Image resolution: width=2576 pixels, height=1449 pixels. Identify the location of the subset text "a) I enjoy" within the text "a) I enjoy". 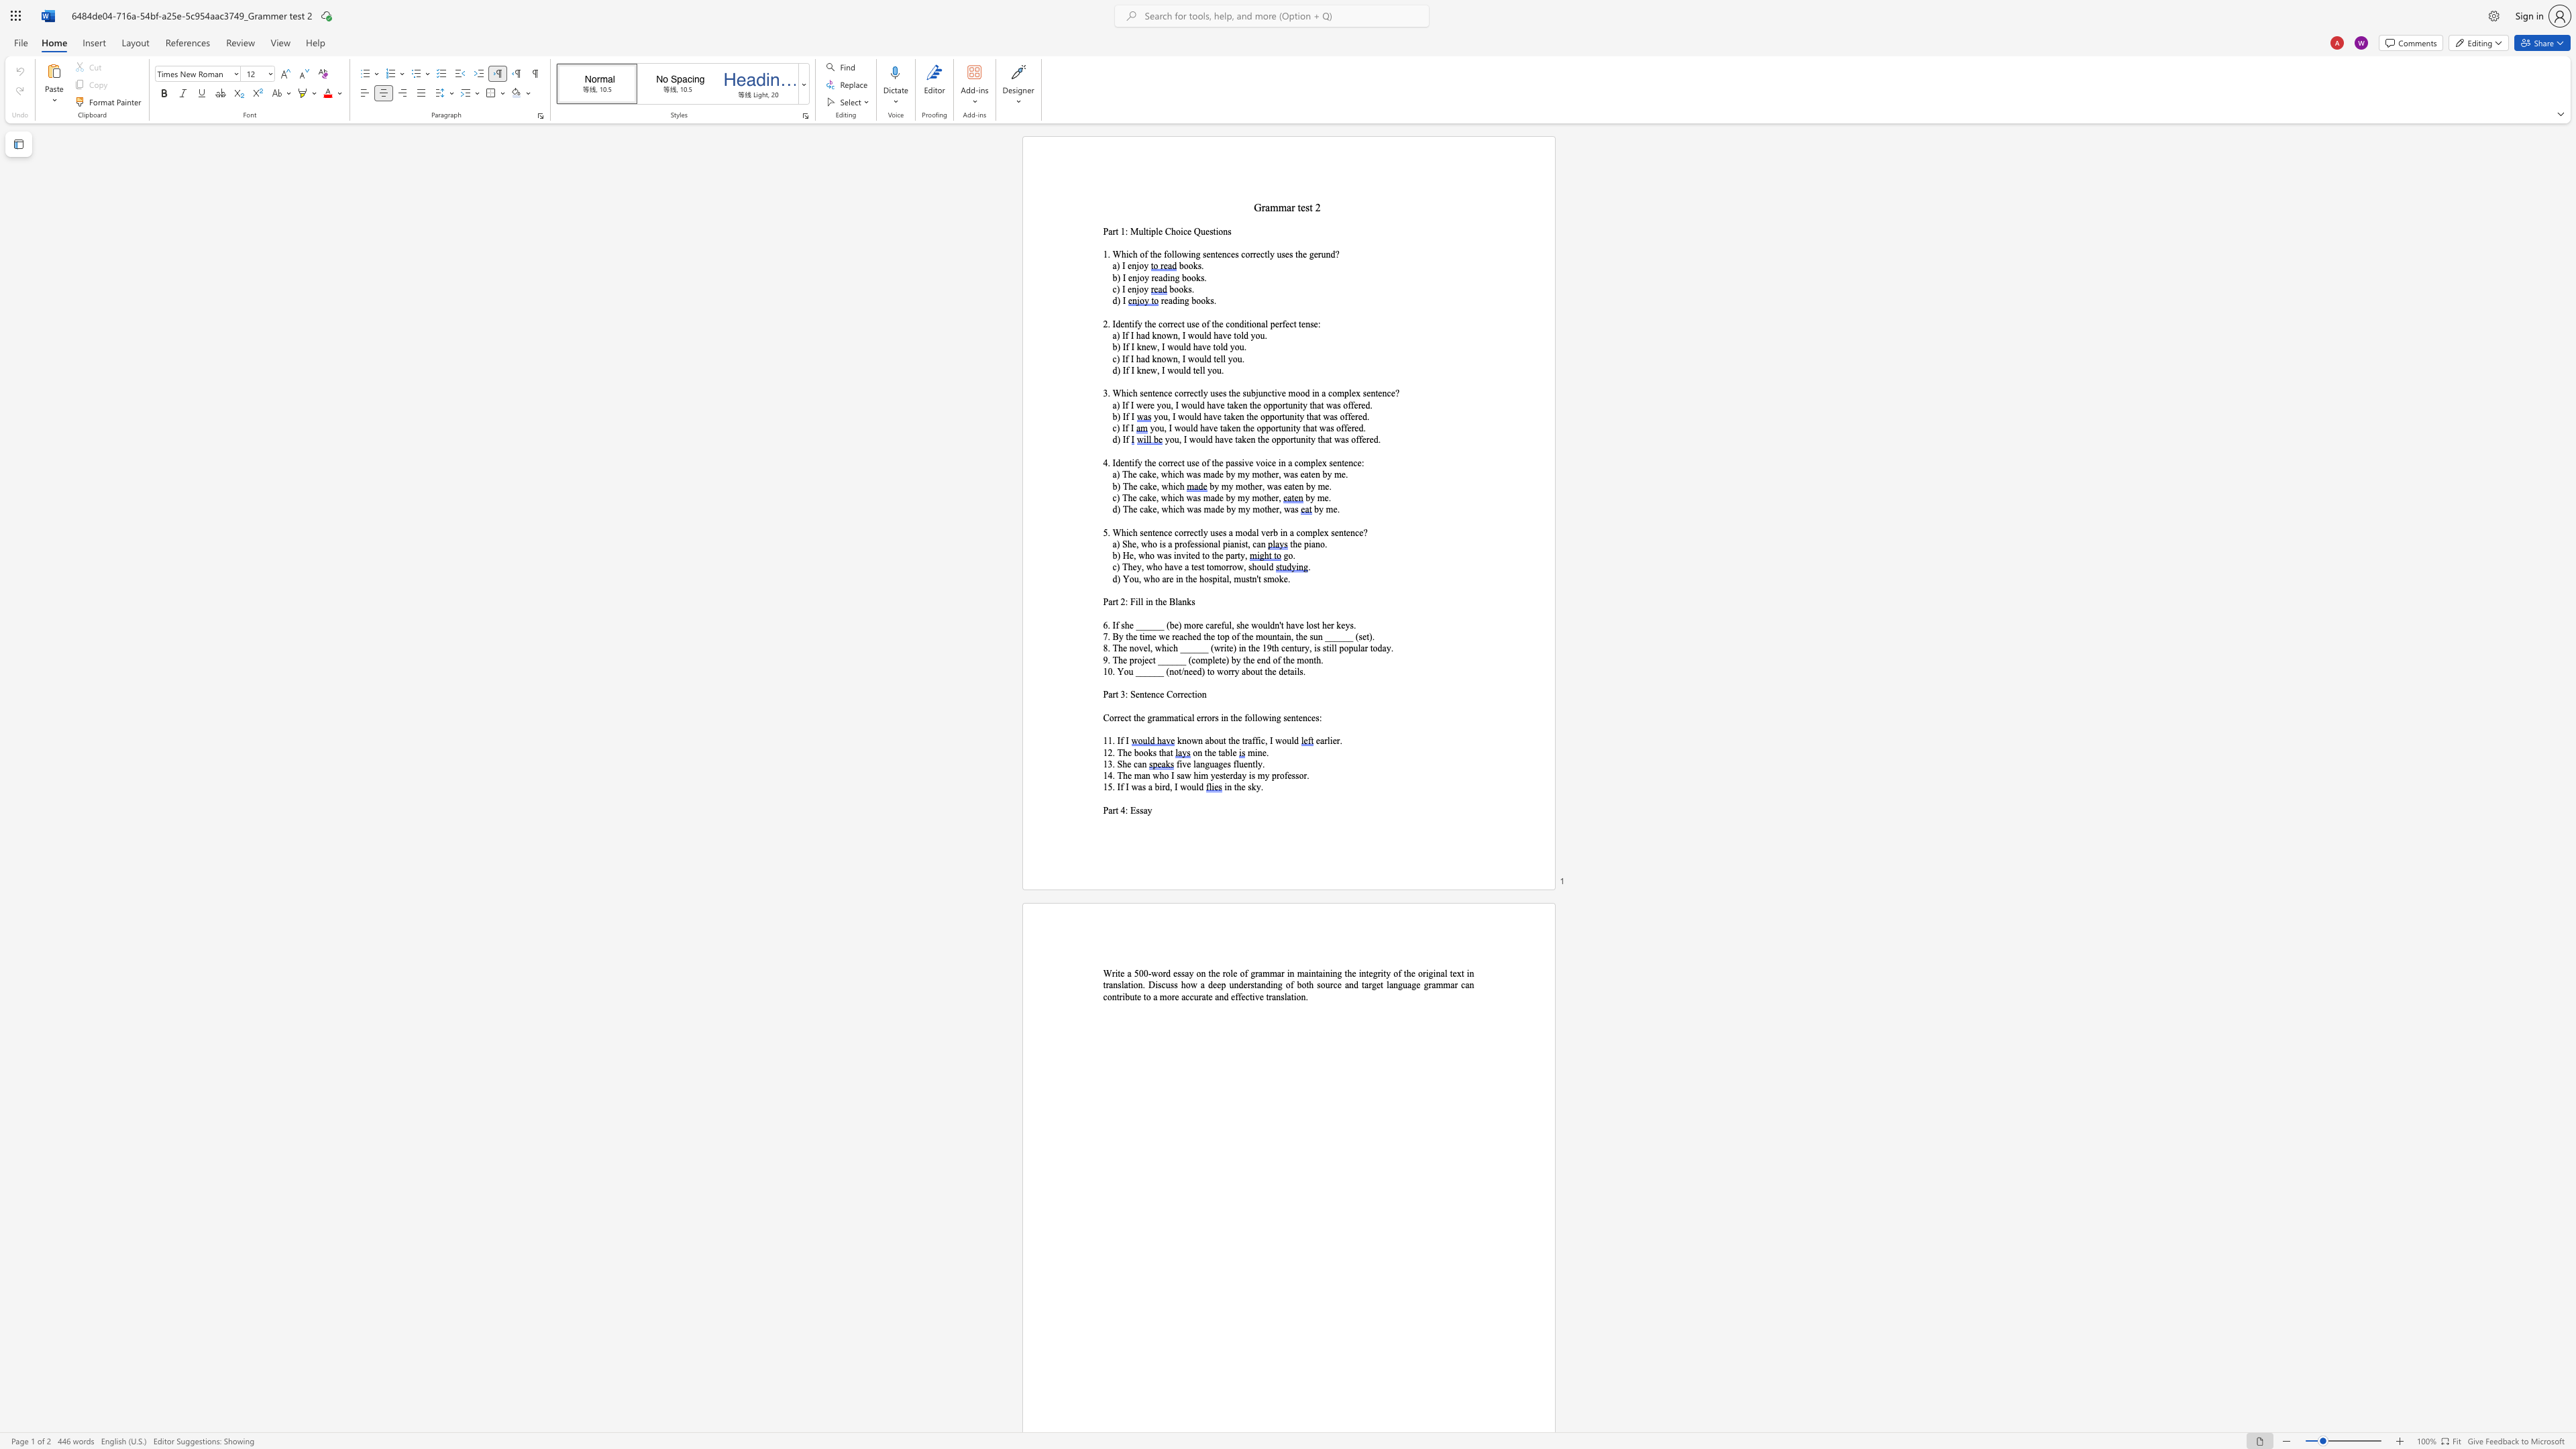
(1112, 266).